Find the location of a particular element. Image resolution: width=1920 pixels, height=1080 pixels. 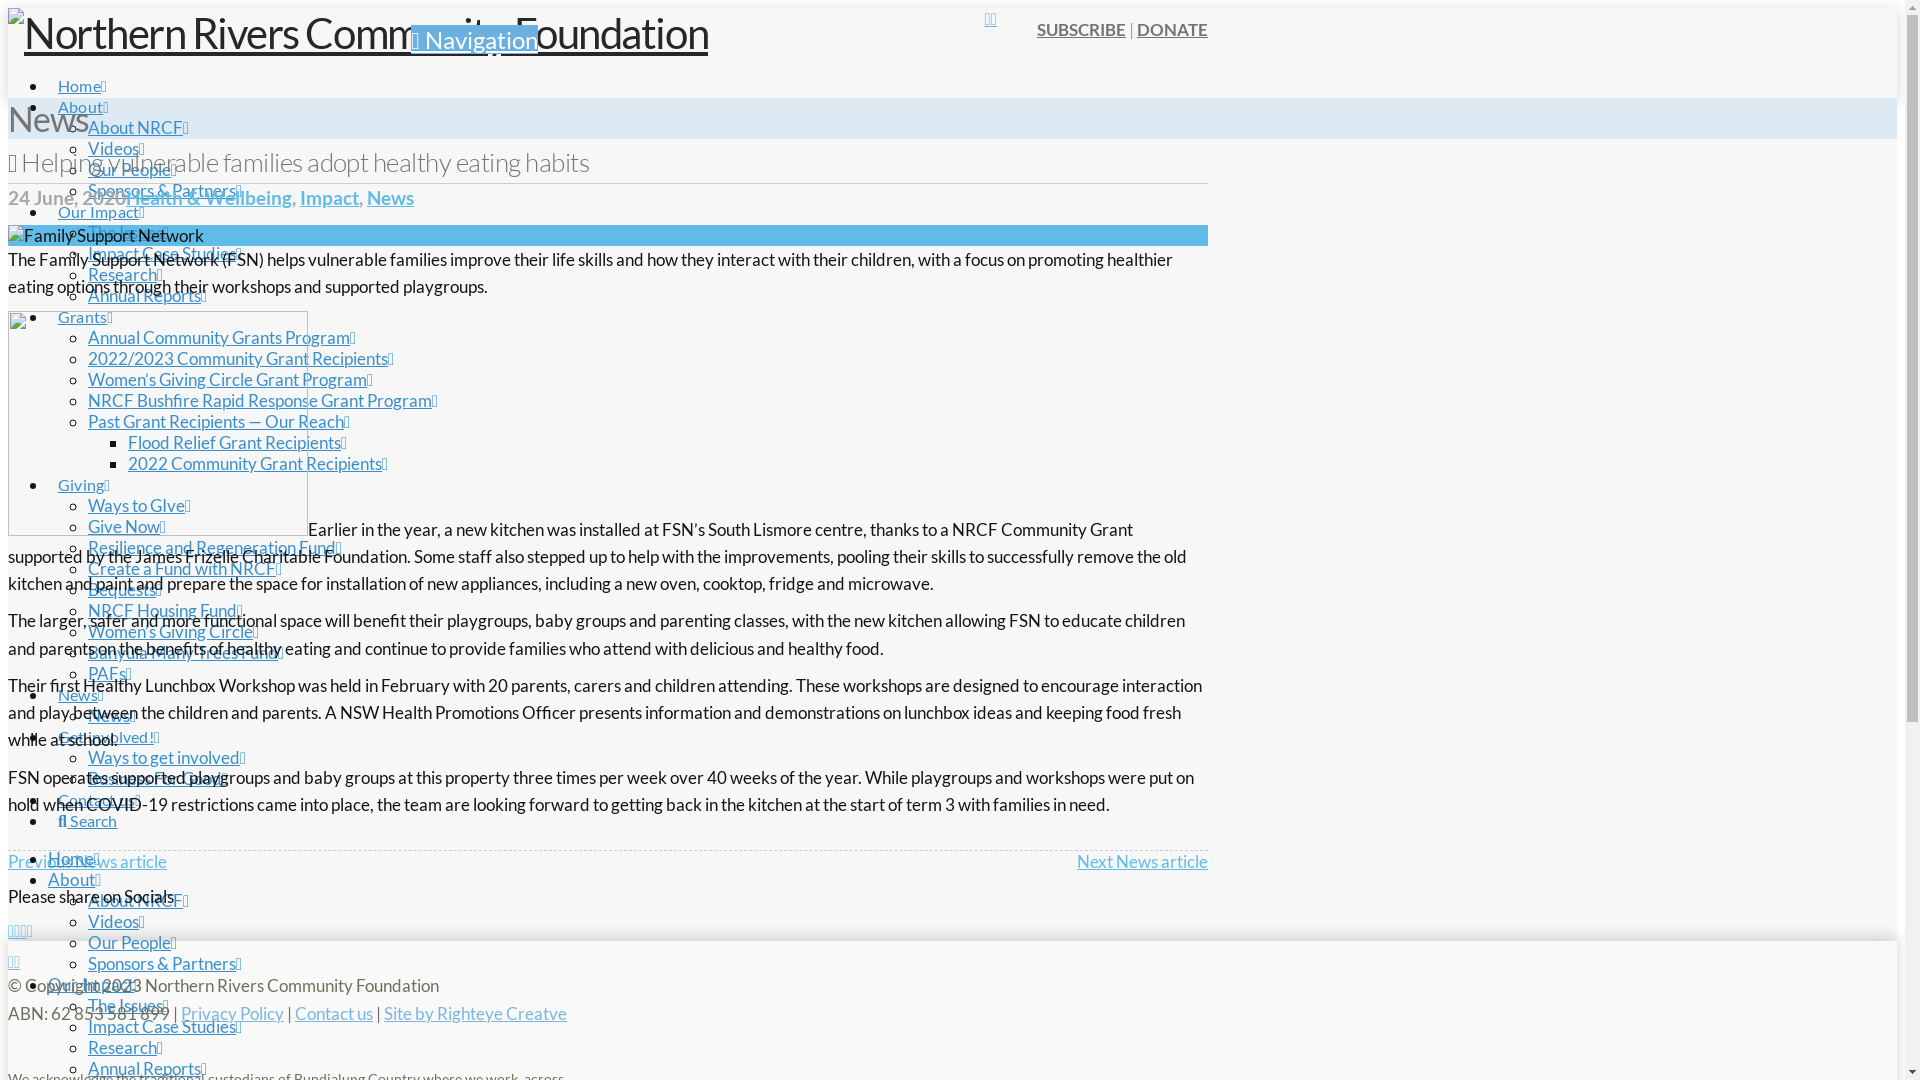

'DONATE' is located at coordinates (1172, 29).